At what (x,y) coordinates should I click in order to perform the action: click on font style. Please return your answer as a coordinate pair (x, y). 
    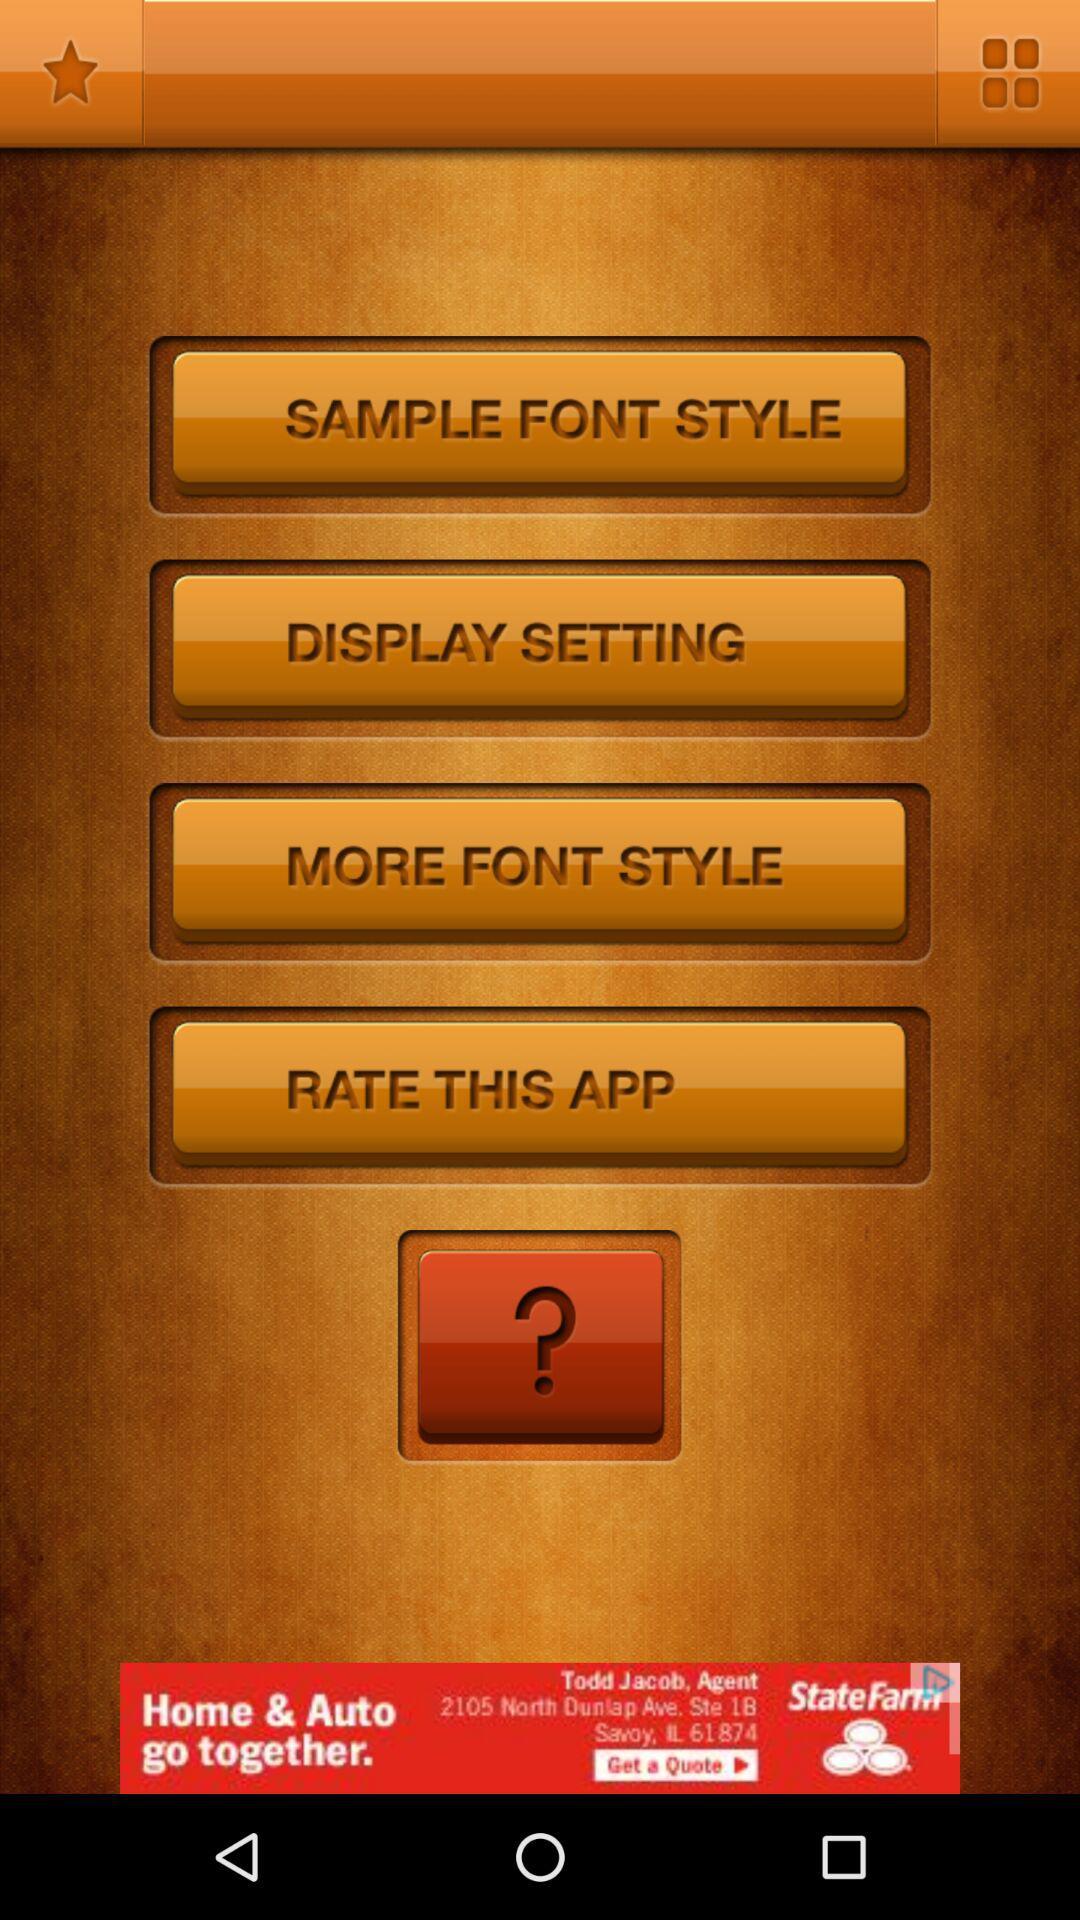
    Looking at the image, I should click on (540, 426).